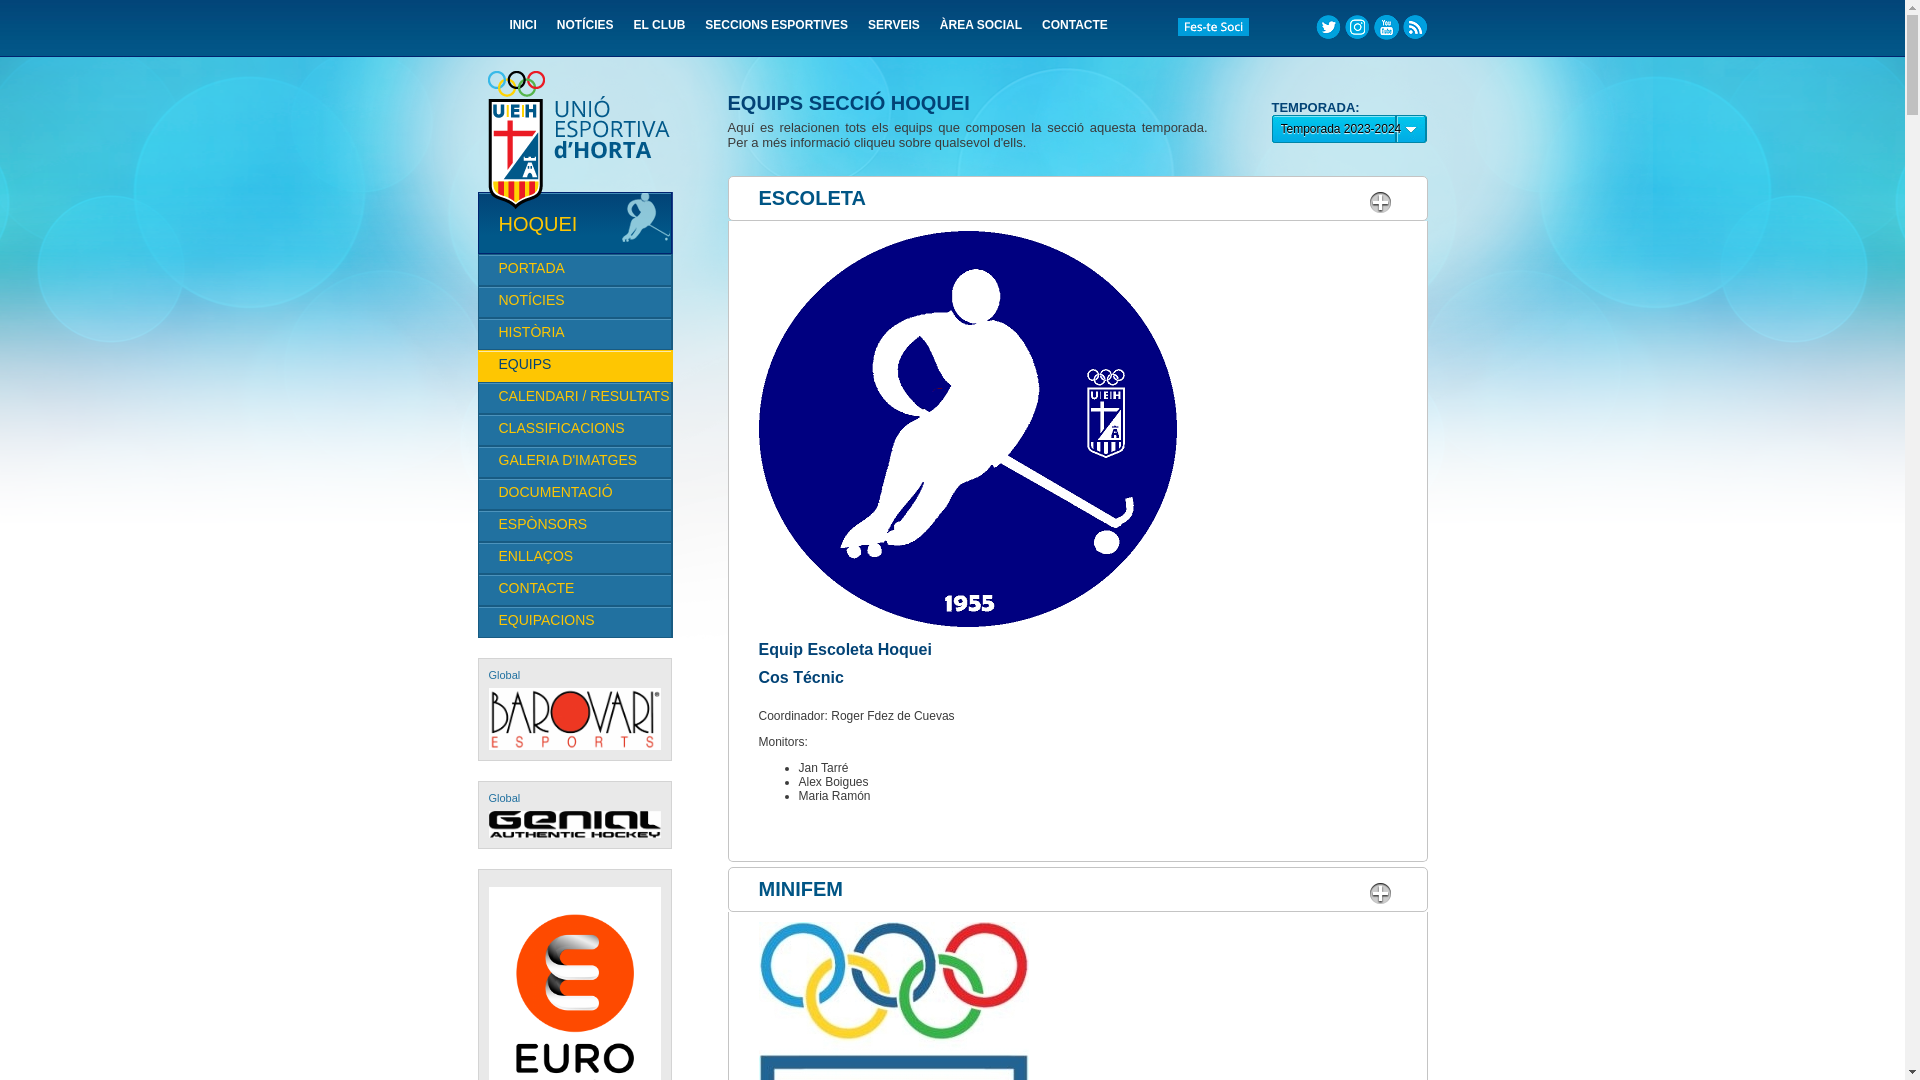  I want to click on 'CALENDARI / RESULTATS', so click(574, 397).